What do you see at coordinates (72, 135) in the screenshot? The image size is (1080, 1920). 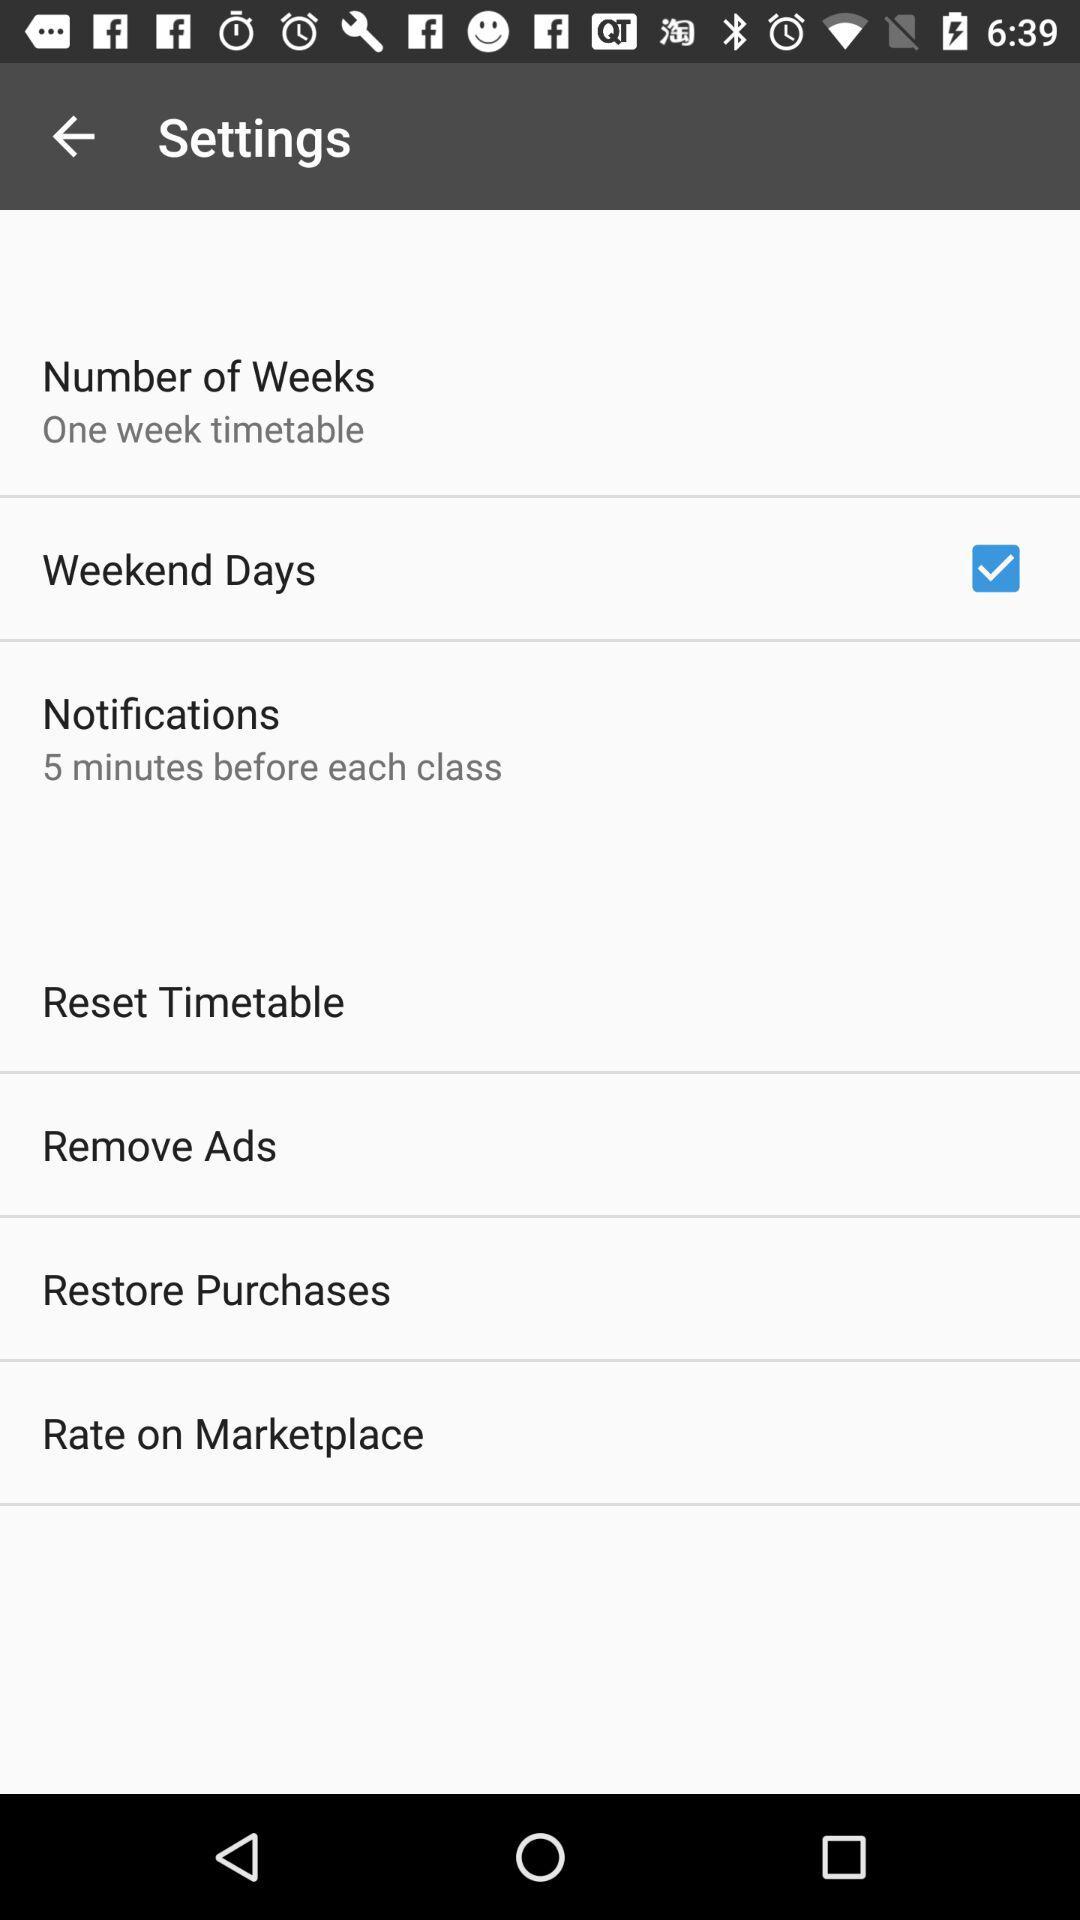 I see `the item next to the settings item` at bounding box center [72, 135].